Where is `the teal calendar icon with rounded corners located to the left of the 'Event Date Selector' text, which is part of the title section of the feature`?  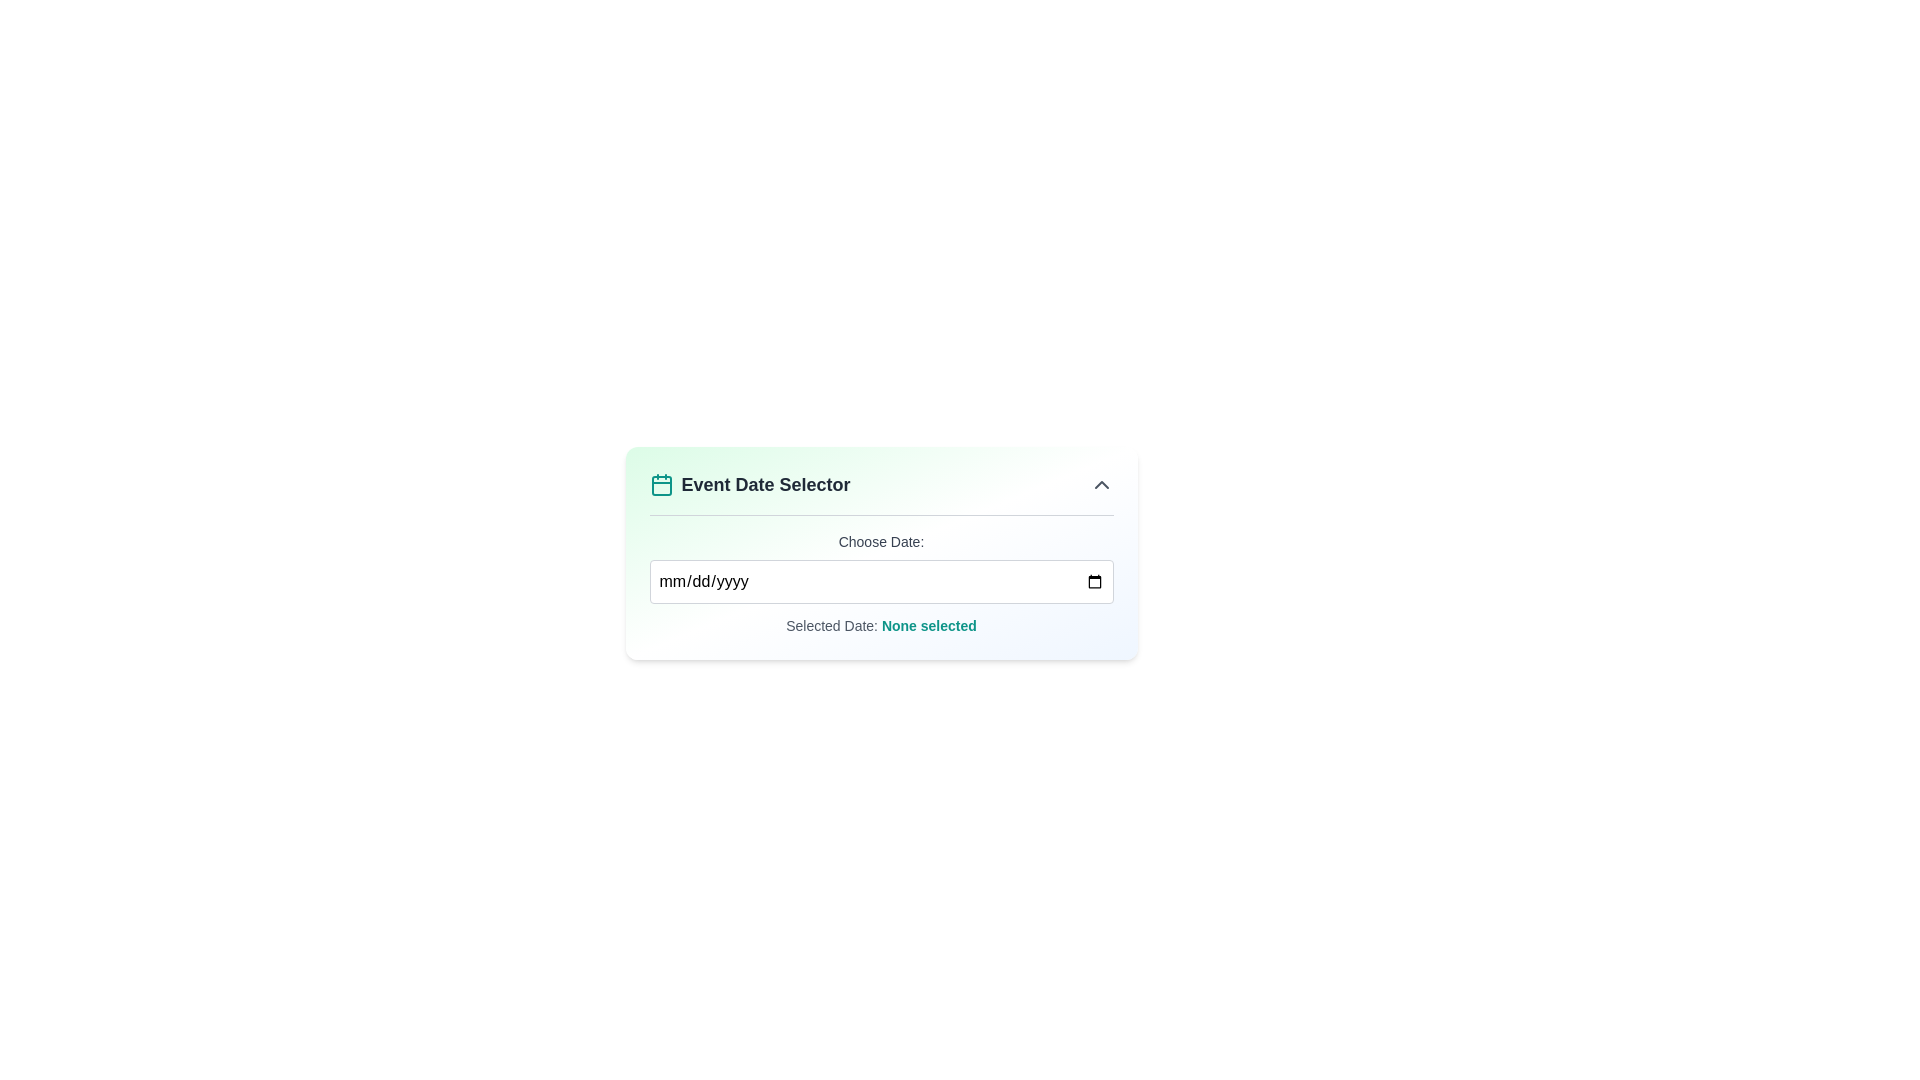
the teal calendar icon with rounded corners located to the left of the 'Event Date Selector' text, which is part of the title section of the feature is located at coordinates (661, 485).